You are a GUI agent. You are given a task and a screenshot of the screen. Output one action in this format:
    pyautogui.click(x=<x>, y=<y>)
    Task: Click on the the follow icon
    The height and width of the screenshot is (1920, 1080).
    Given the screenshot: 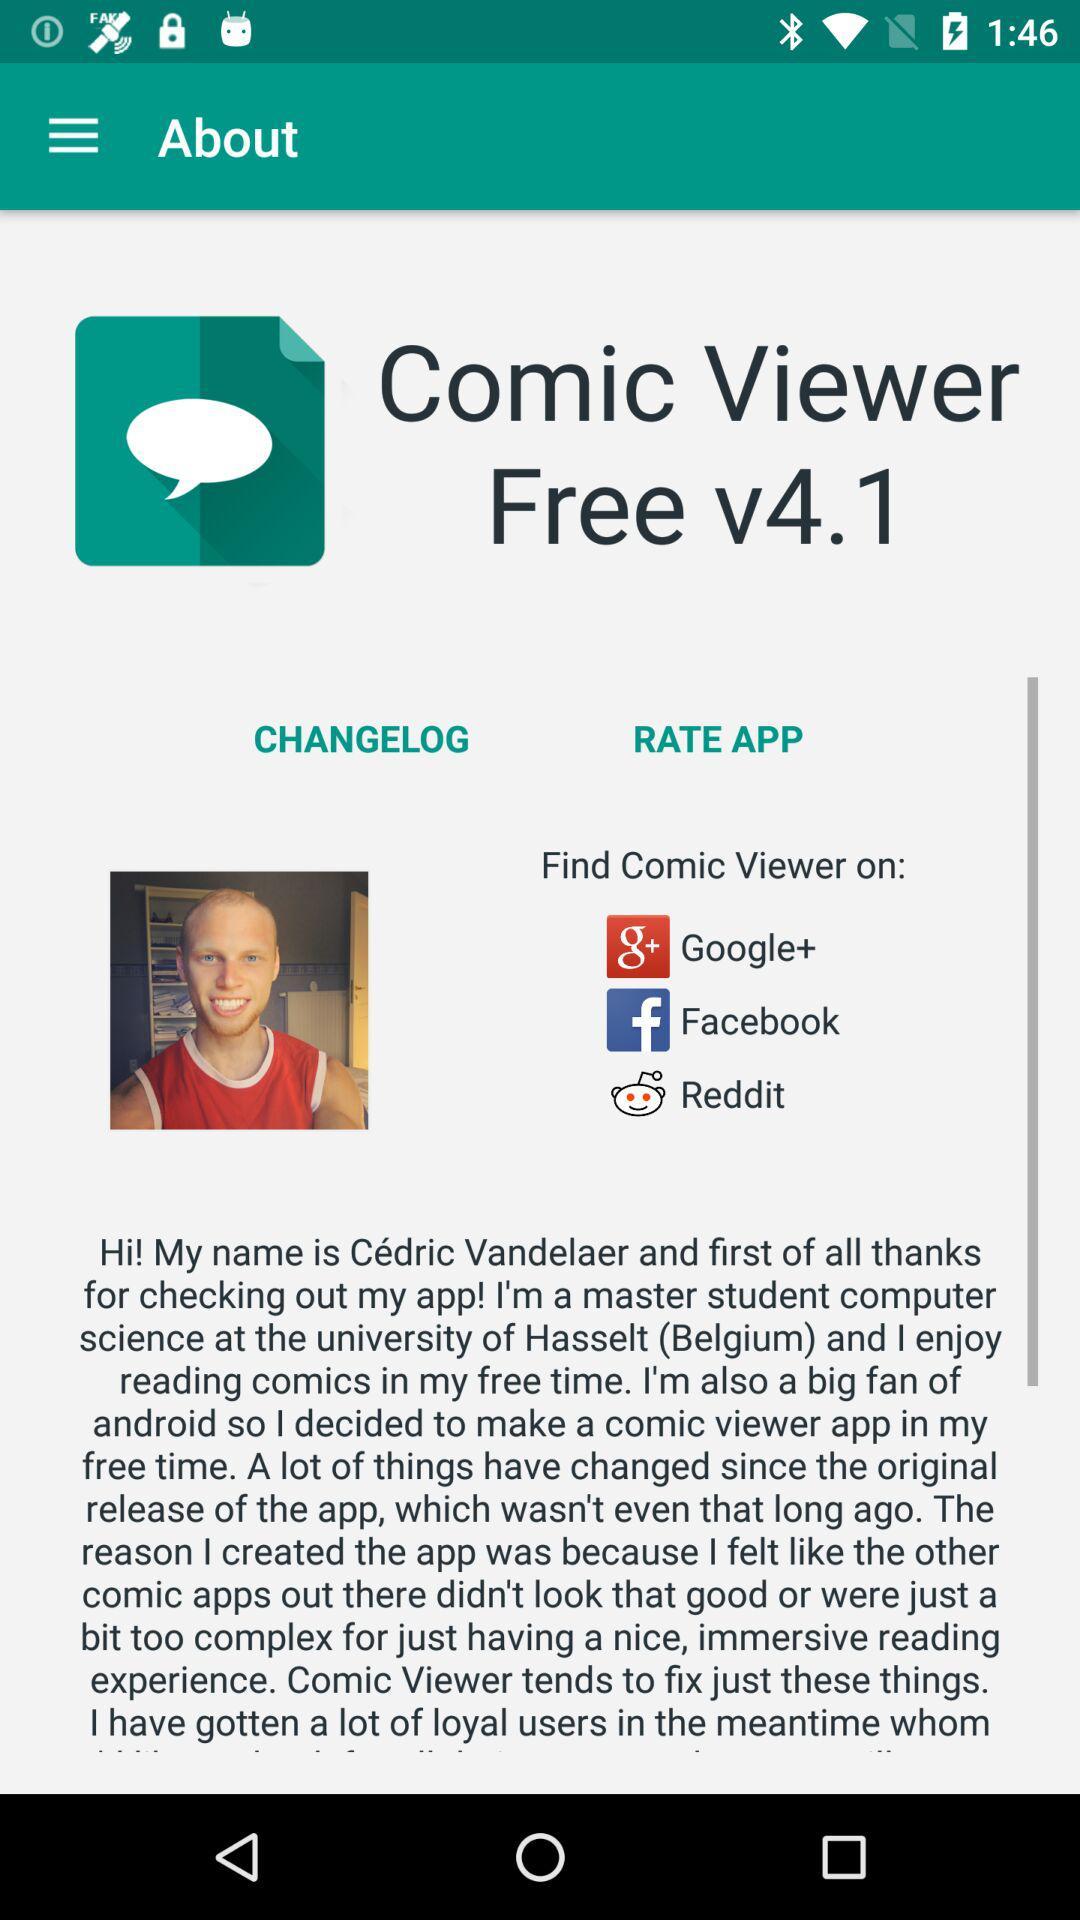 What is the action you would take?
    pyautogui.click(x=638, y=945)
    